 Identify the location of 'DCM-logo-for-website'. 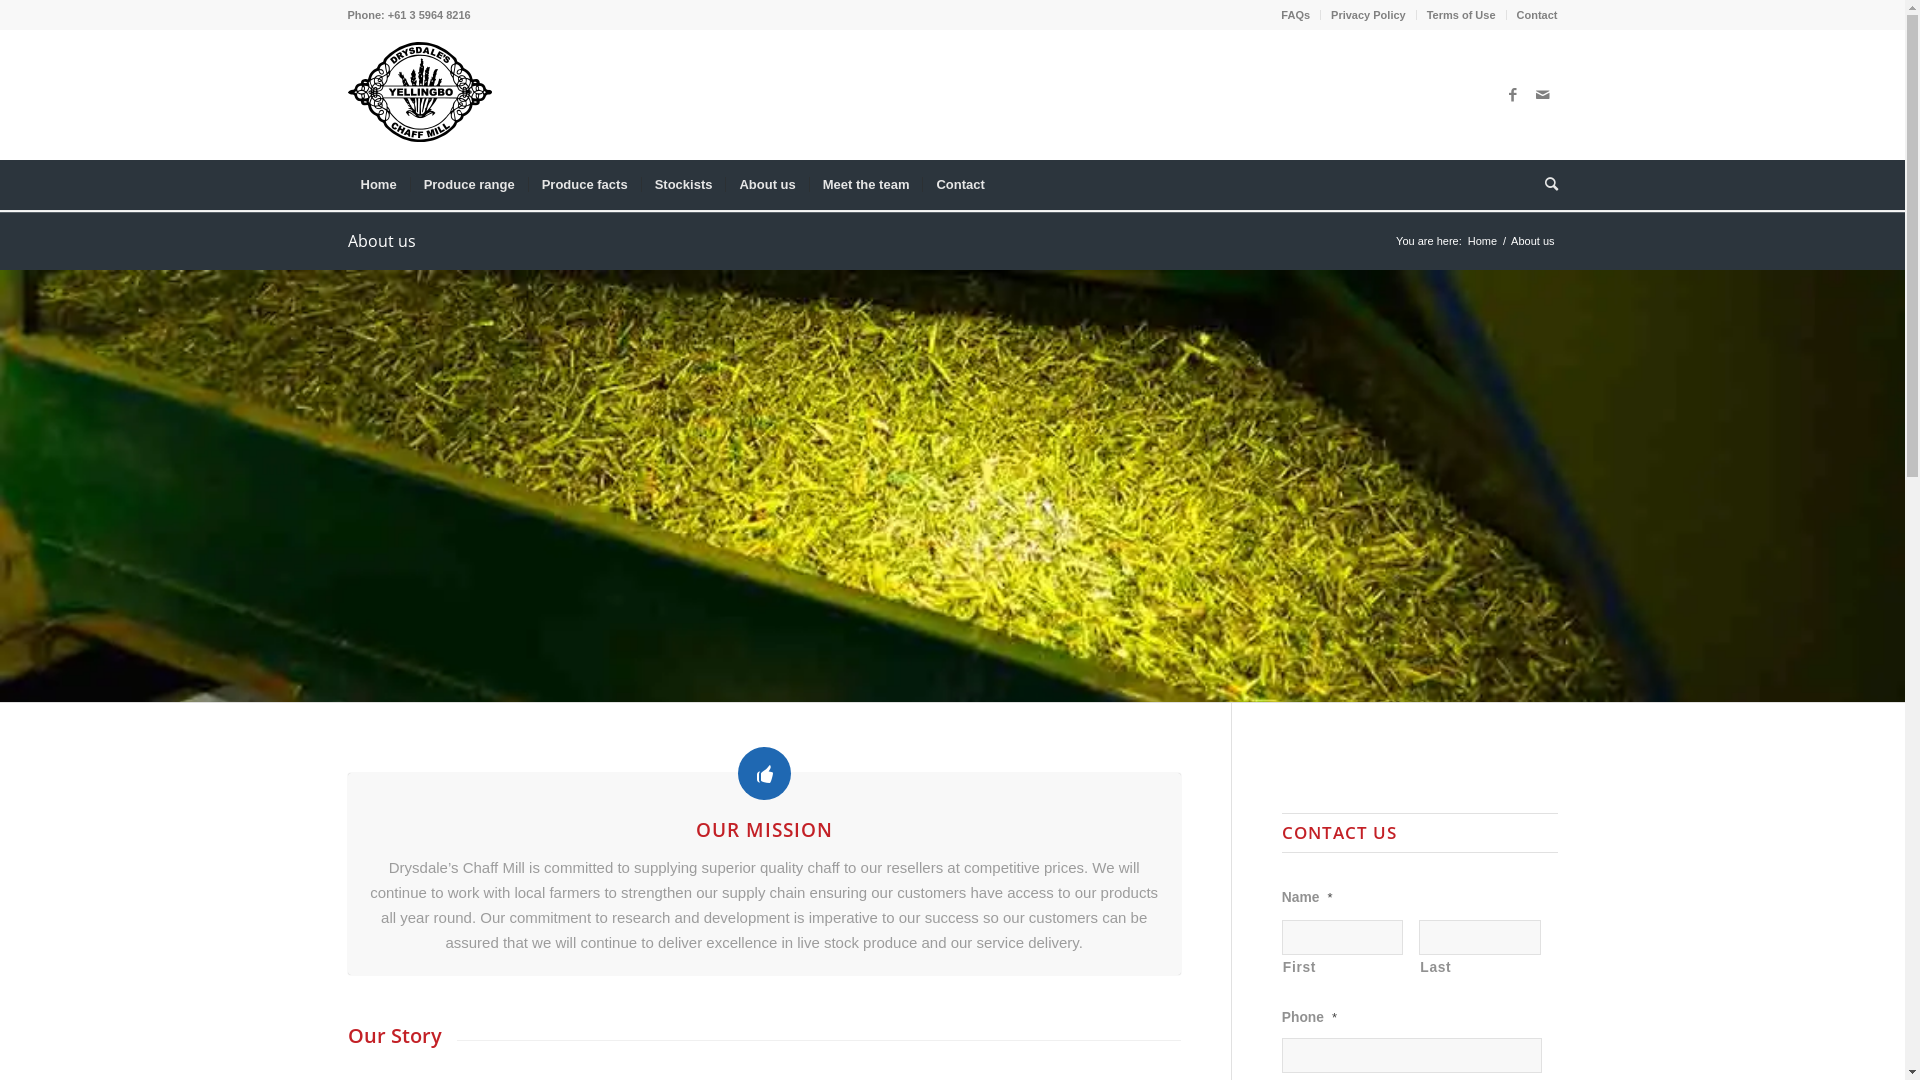
(419, 92).